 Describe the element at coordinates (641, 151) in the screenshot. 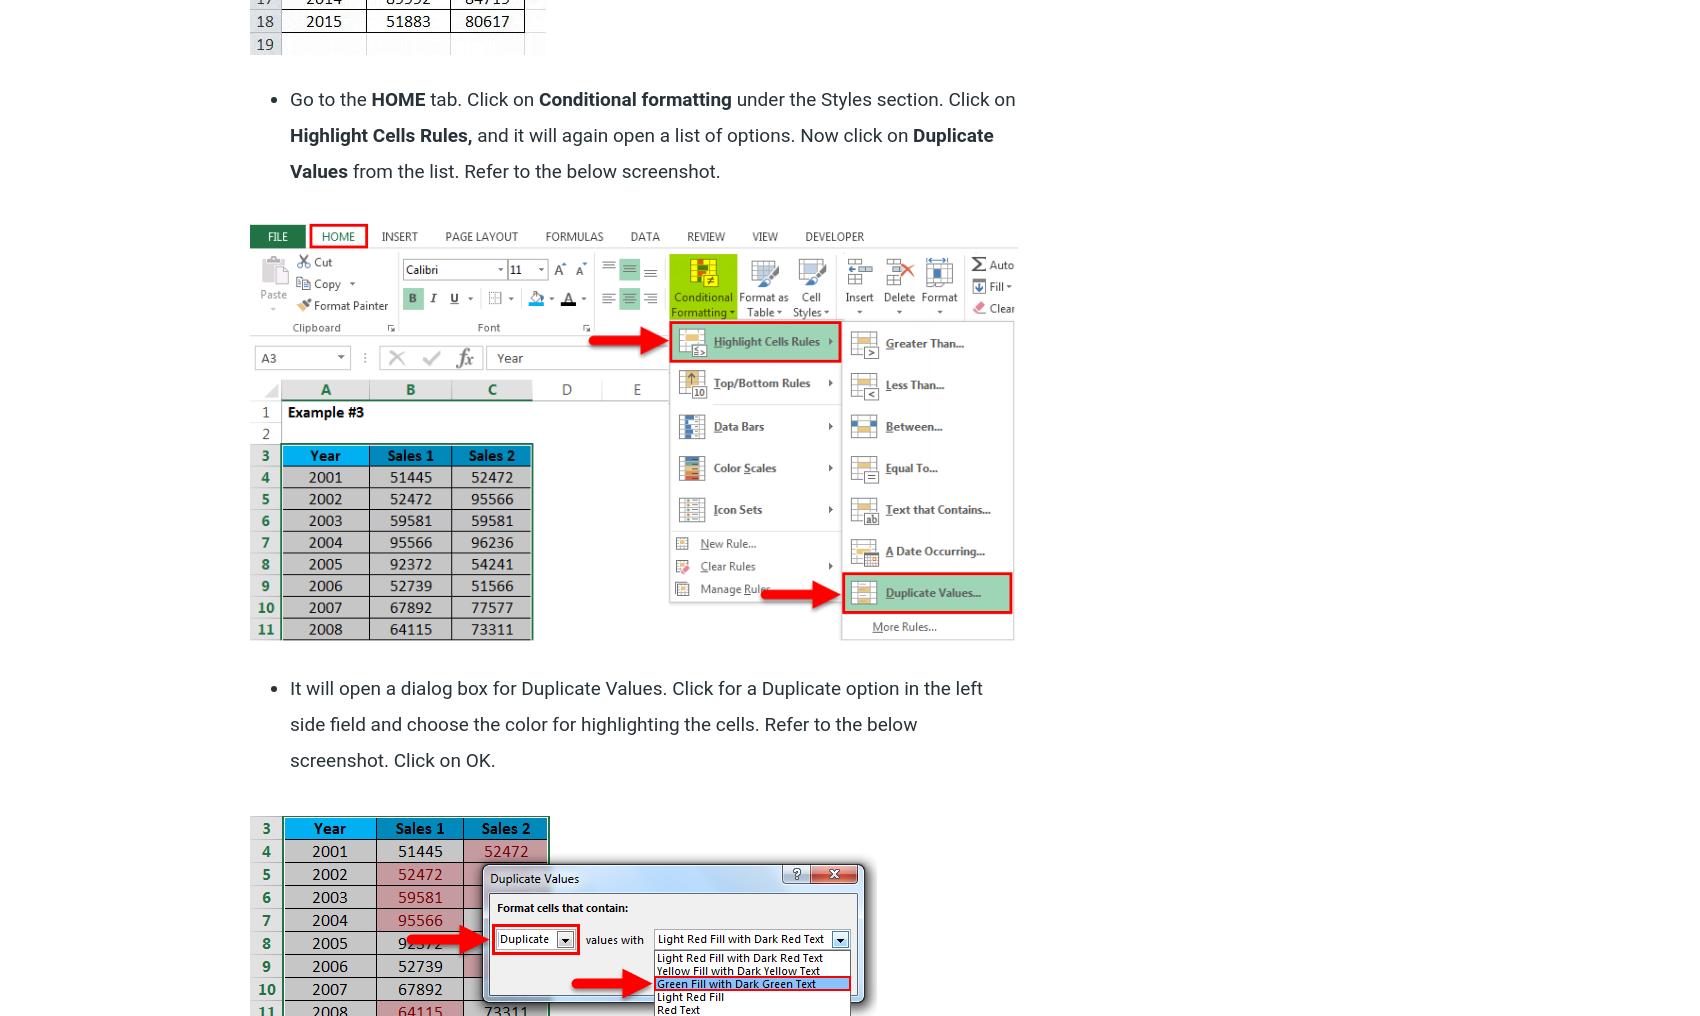

I see `'Duplicate Values'` at that location.